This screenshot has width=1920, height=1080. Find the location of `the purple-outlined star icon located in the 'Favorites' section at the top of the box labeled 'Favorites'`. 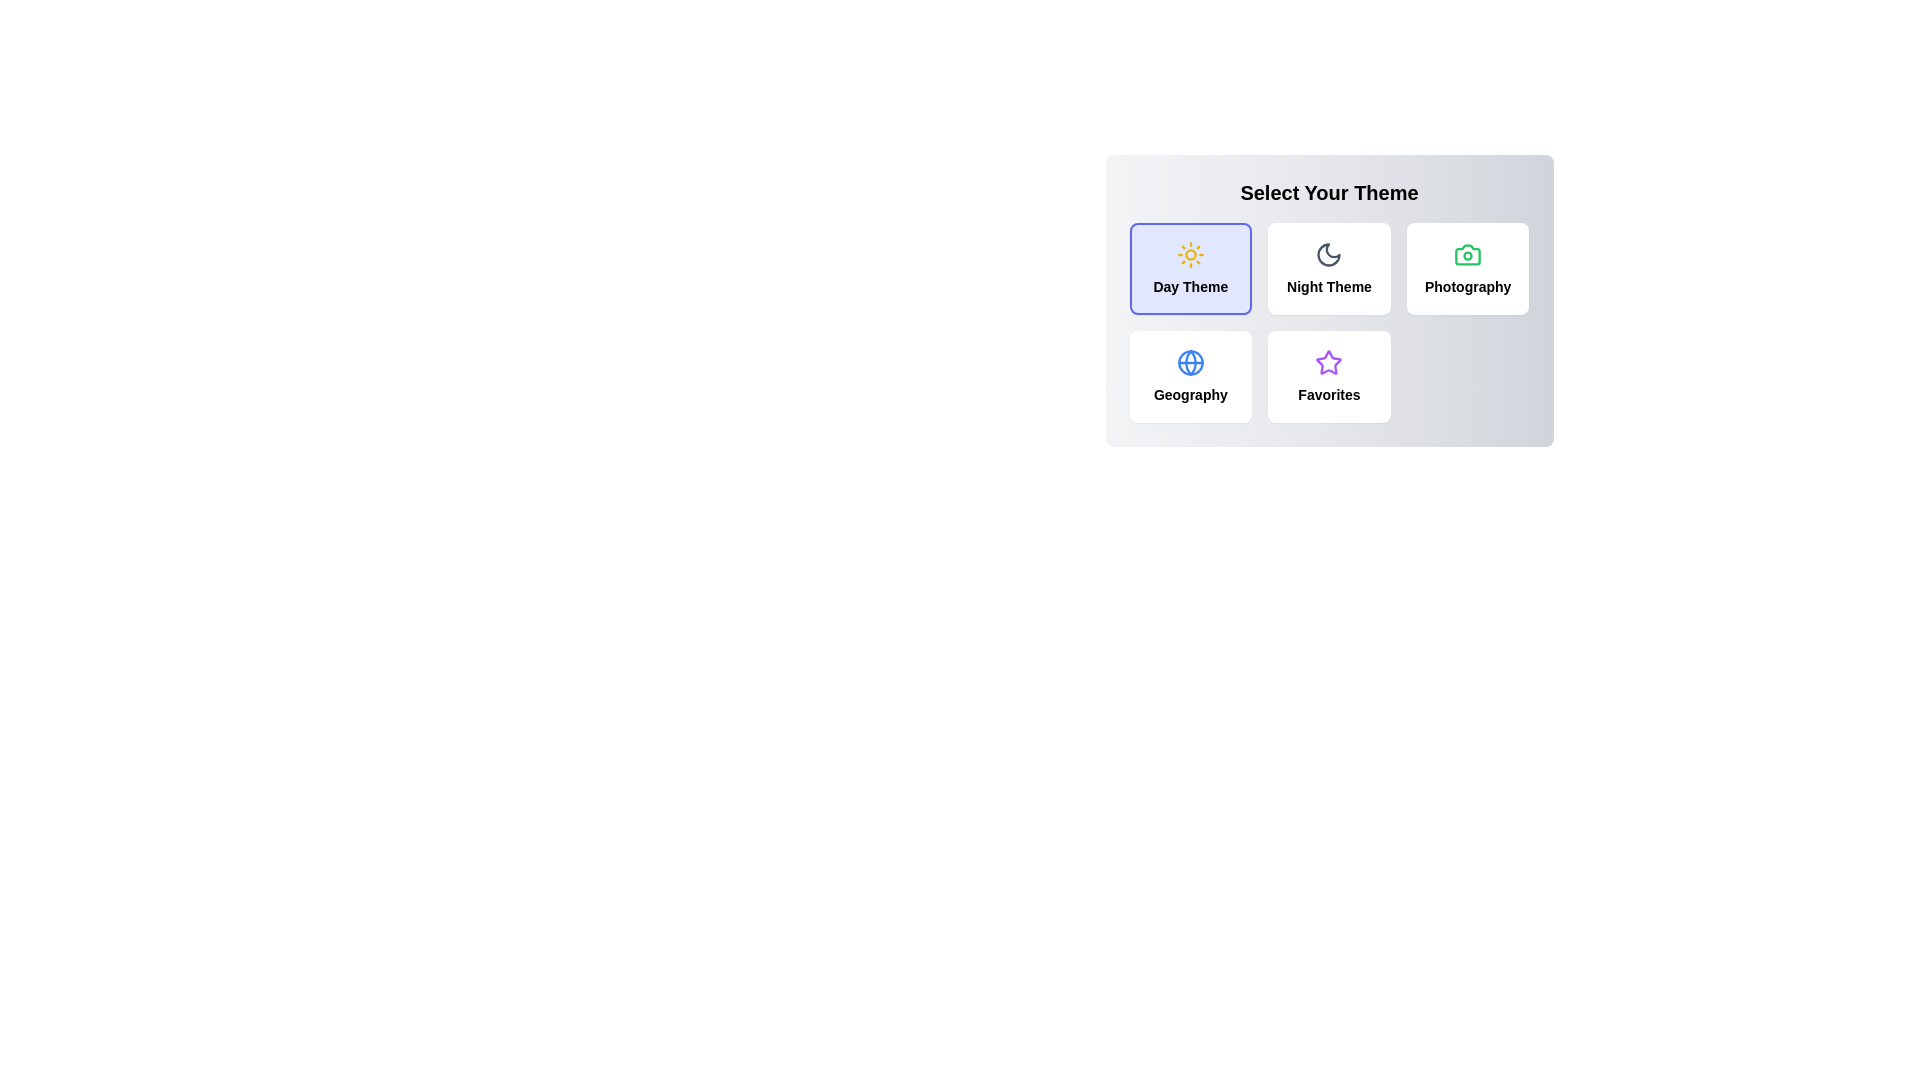

the purple-outlined star icon located in the 'Favorites' section at the top of the box labeled 'Favorites' is located at coordinates (1329, 362).